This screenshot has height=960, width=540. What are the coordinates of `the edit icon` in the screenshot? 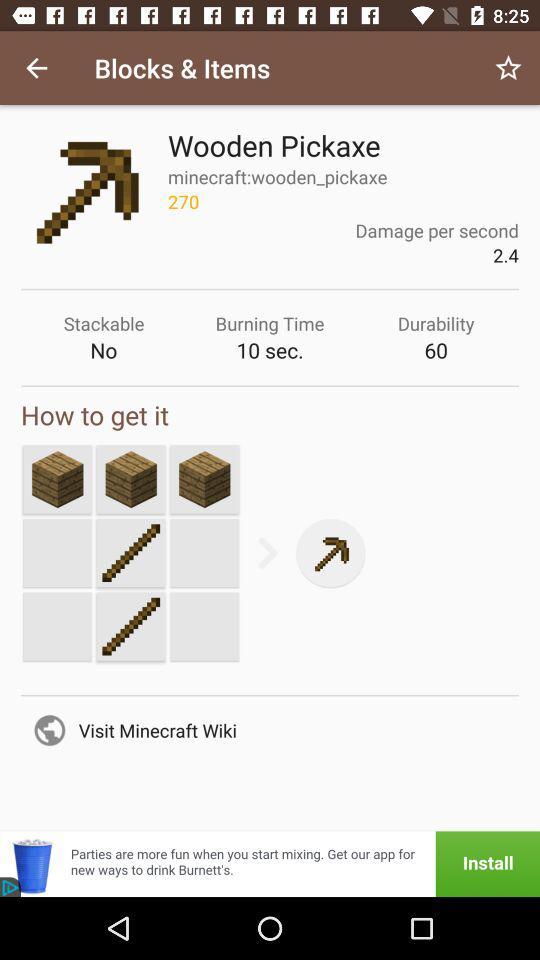 It's located at (131, 553).